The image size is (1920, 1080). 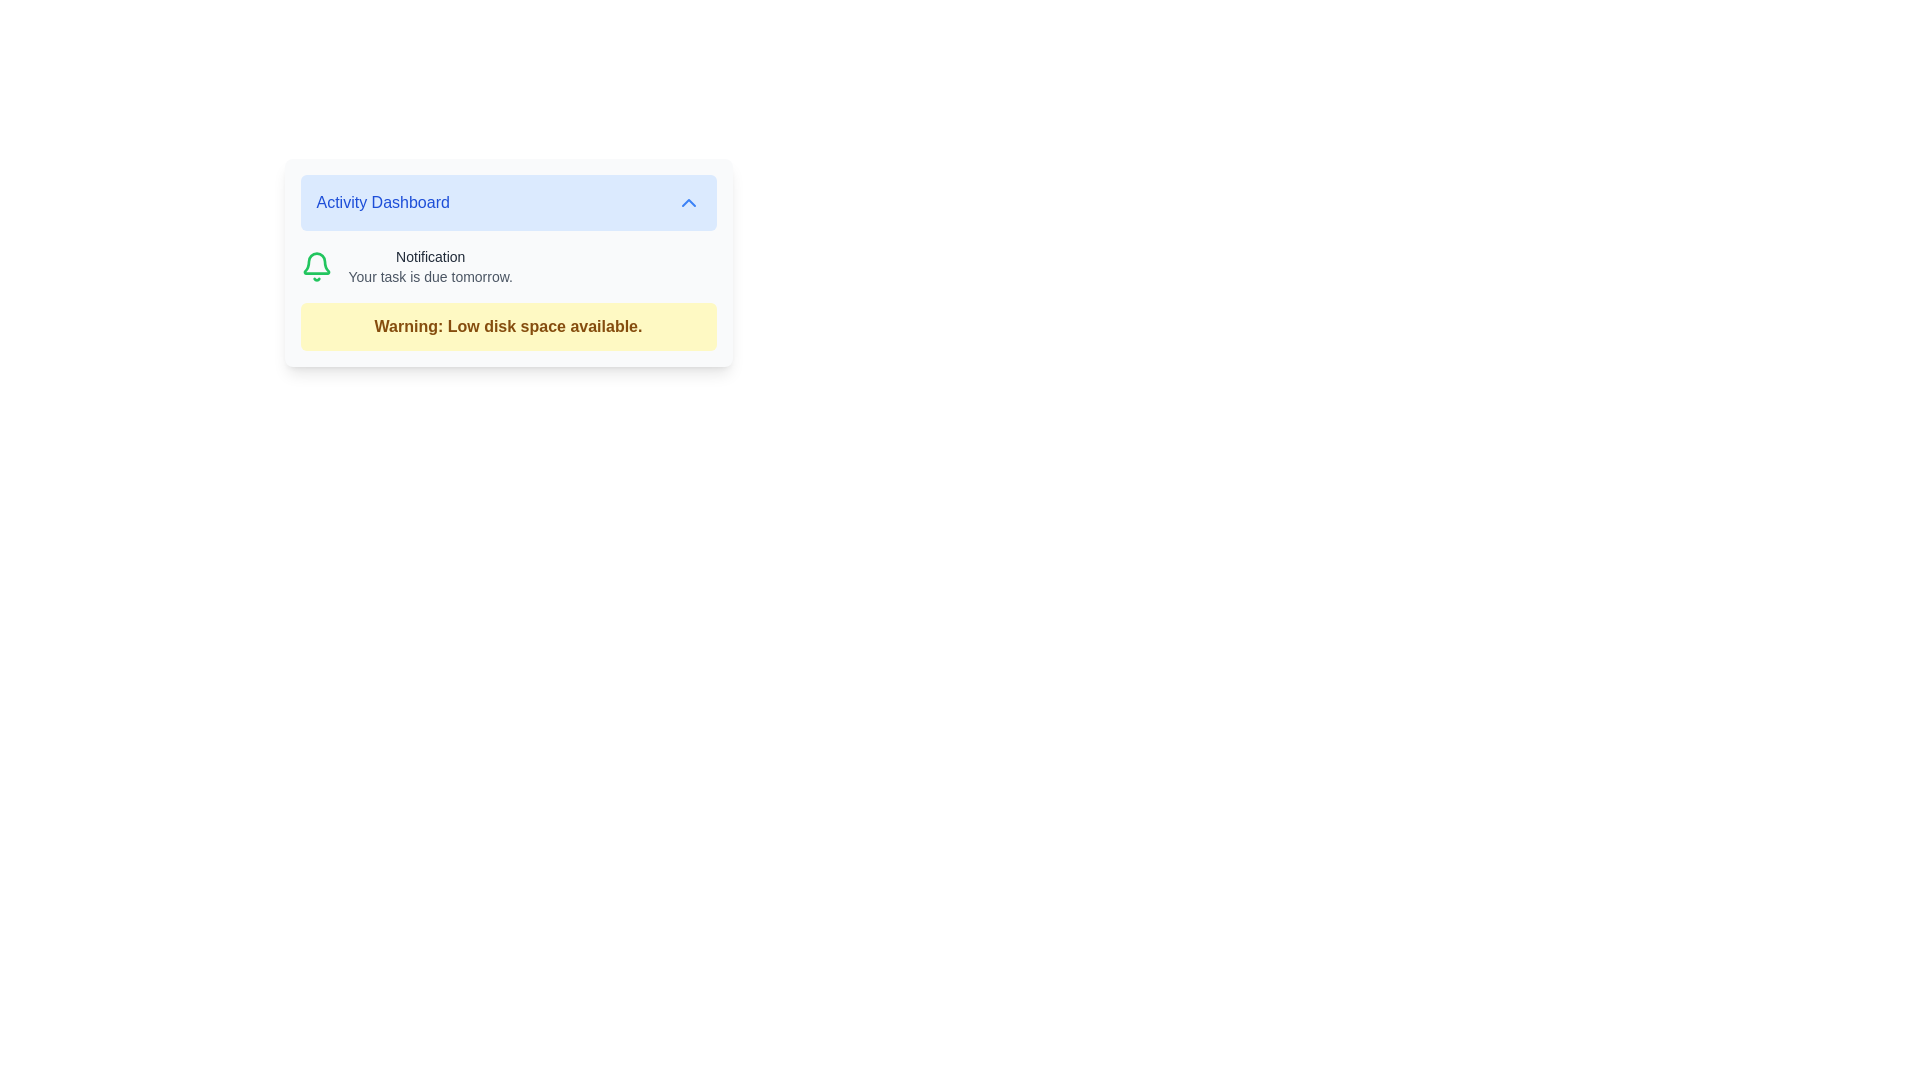 I want to click on text content of the header label positioned at the center of the notification panel, above the text 'Your task is due tomorrow.', so click(x=429, y=256).